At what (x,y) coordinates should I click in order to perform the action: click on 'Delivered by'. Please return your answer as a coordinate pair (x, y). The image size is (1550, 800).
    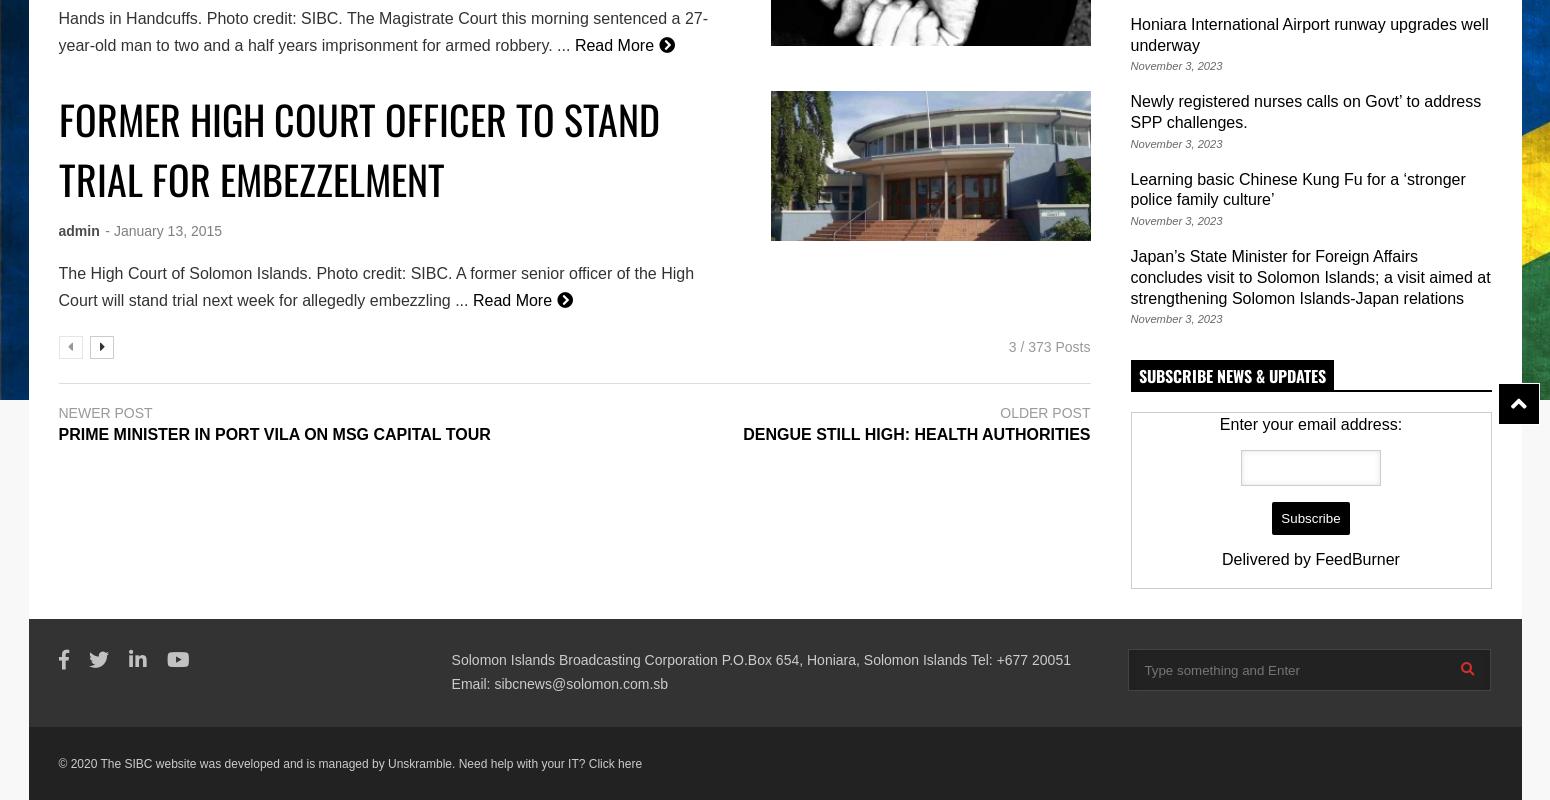
    Looking at the image, I should click on (1222, 559).